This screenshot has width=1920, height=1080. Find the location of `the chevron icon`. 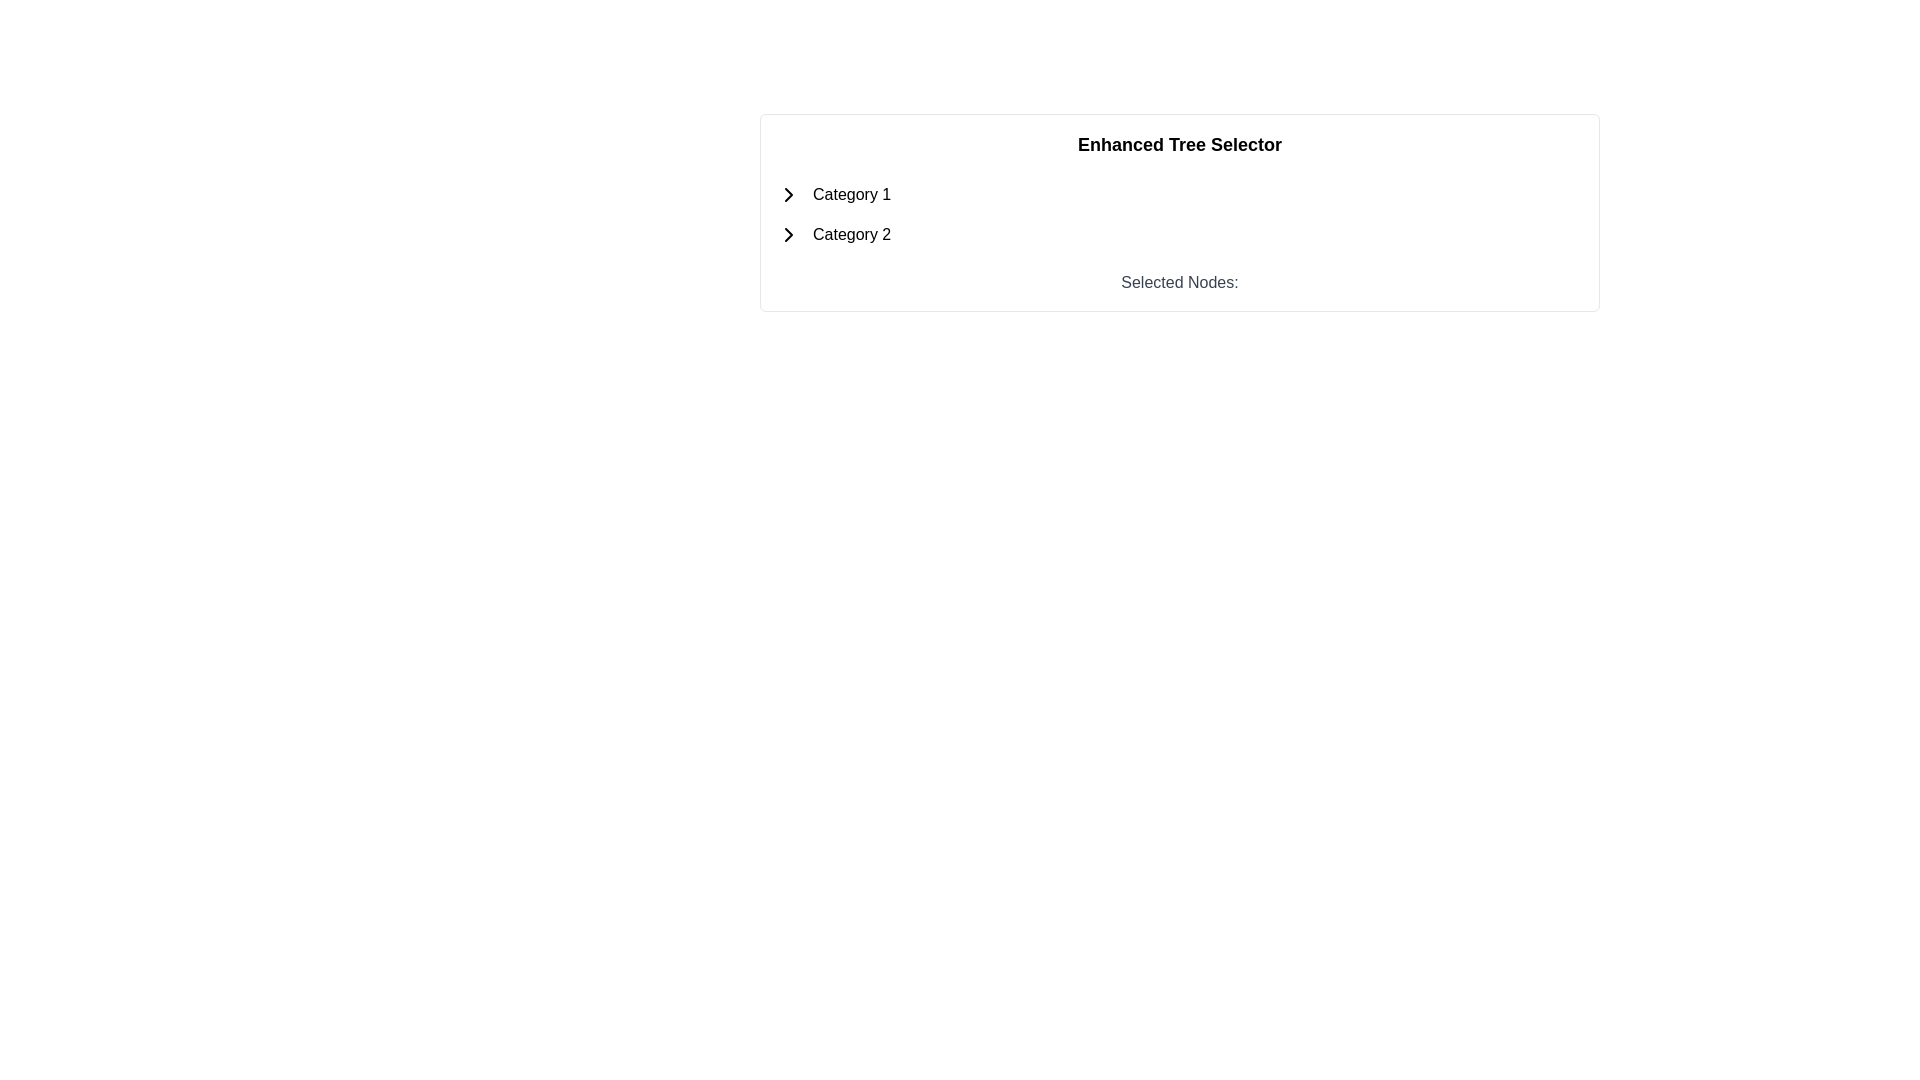

the chevron icon is located at coordinates (787, 234).